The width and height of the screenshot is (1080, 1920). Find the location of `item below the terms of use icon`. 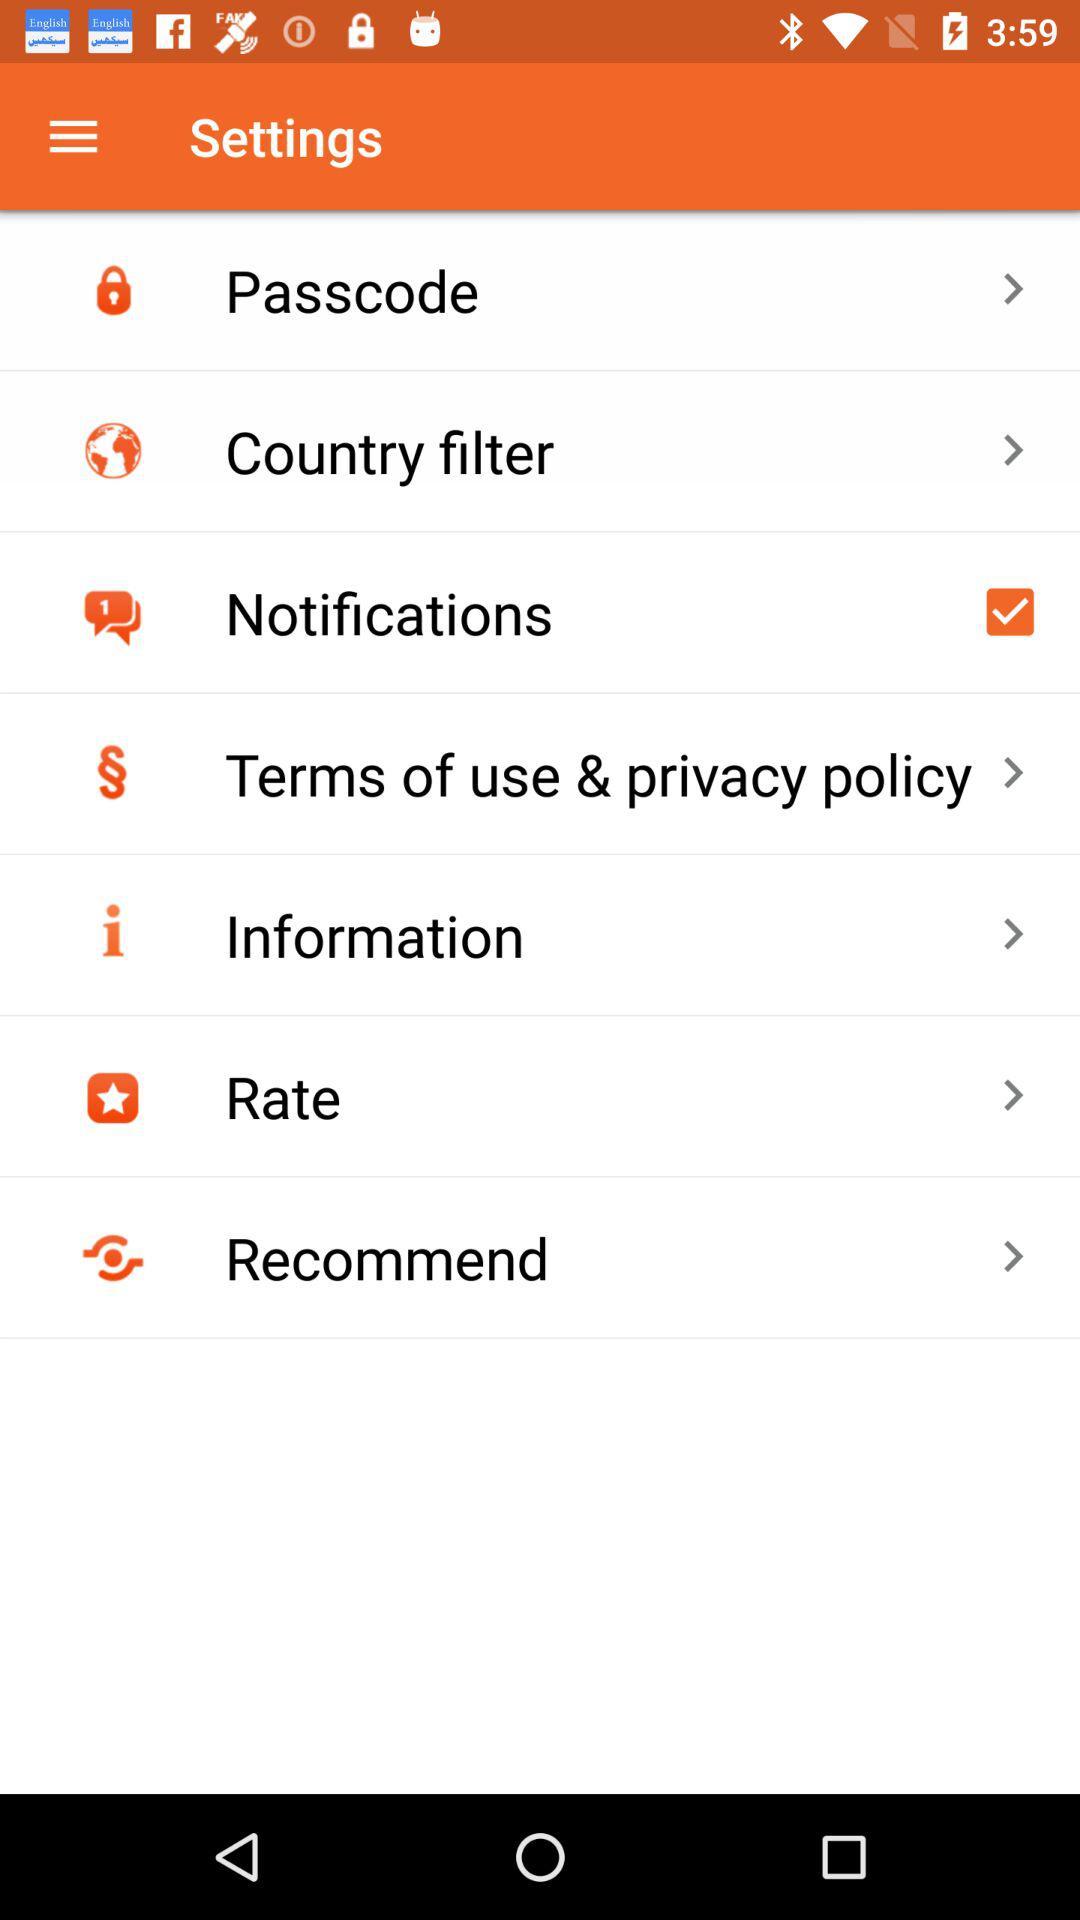

item below the terms of use icon is located at coordinates (611, 933).